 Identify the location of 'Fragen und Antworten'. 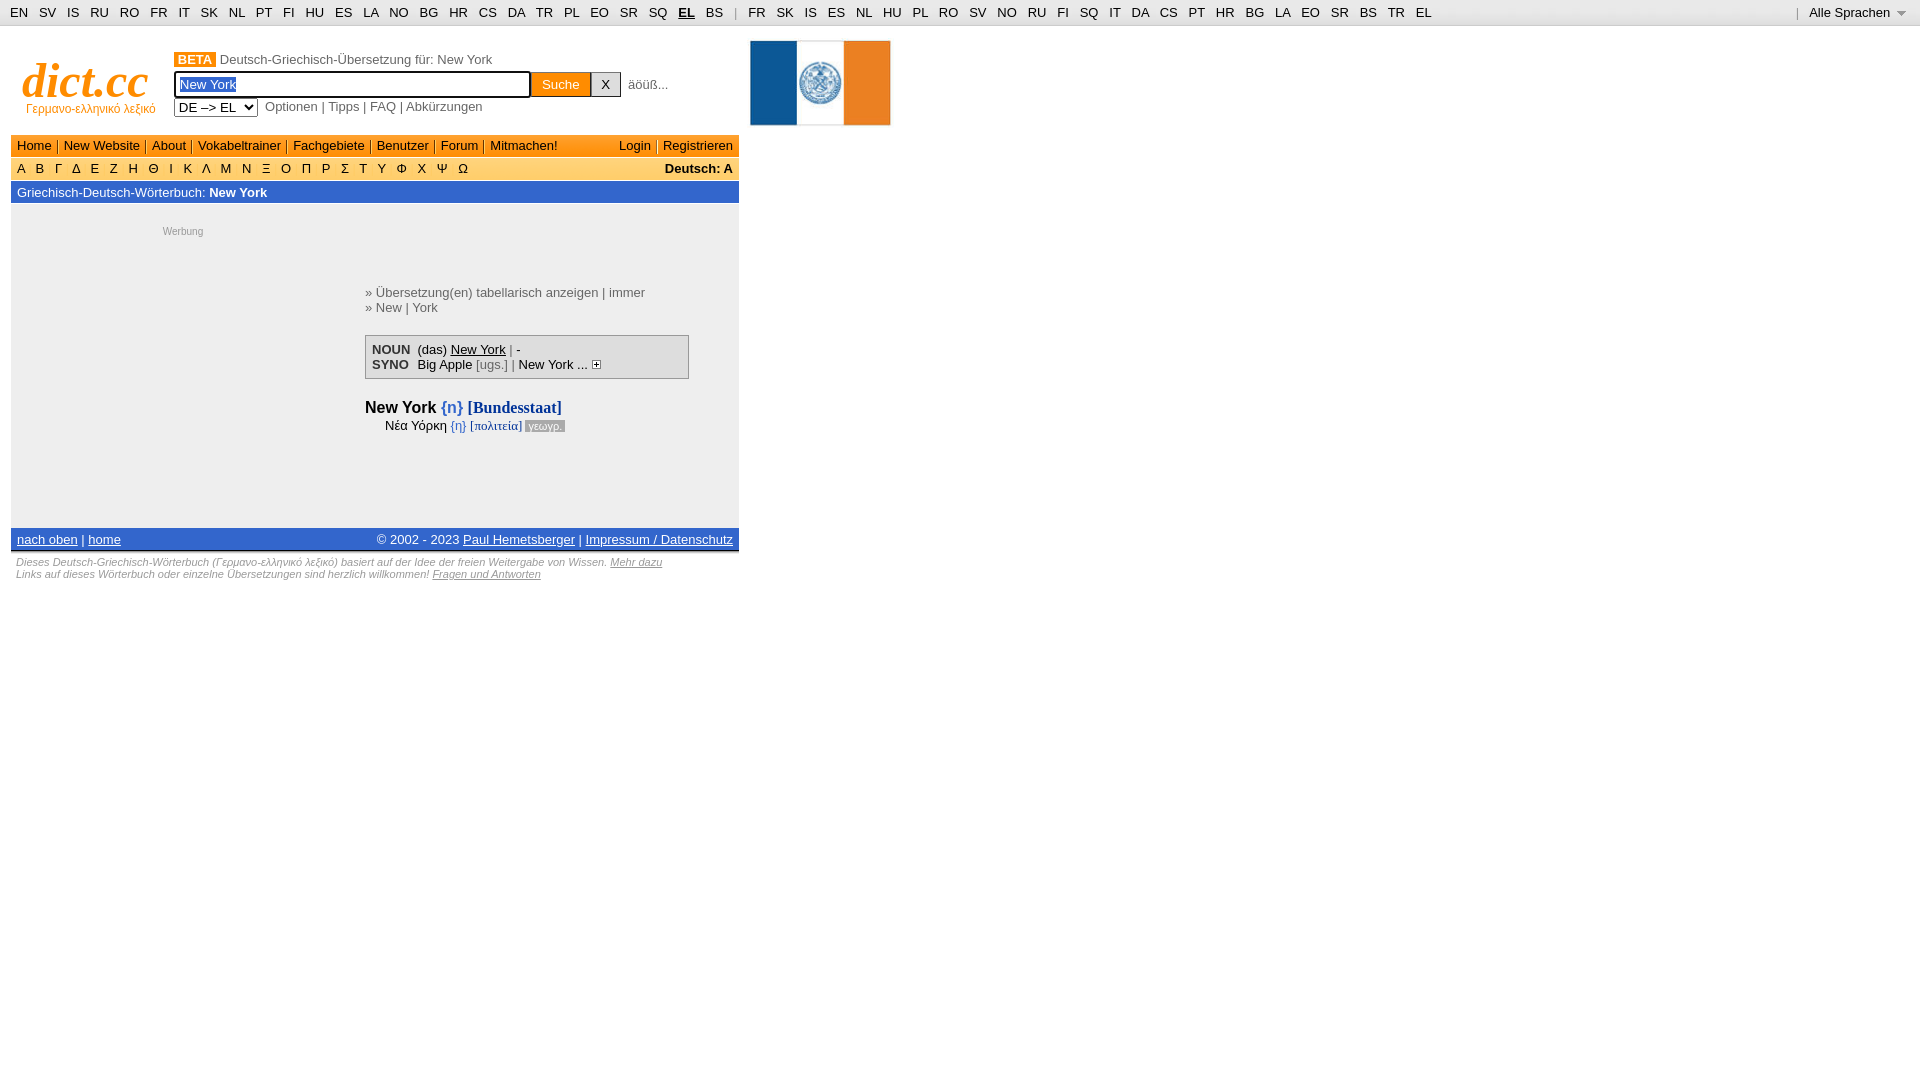
(485, 574).